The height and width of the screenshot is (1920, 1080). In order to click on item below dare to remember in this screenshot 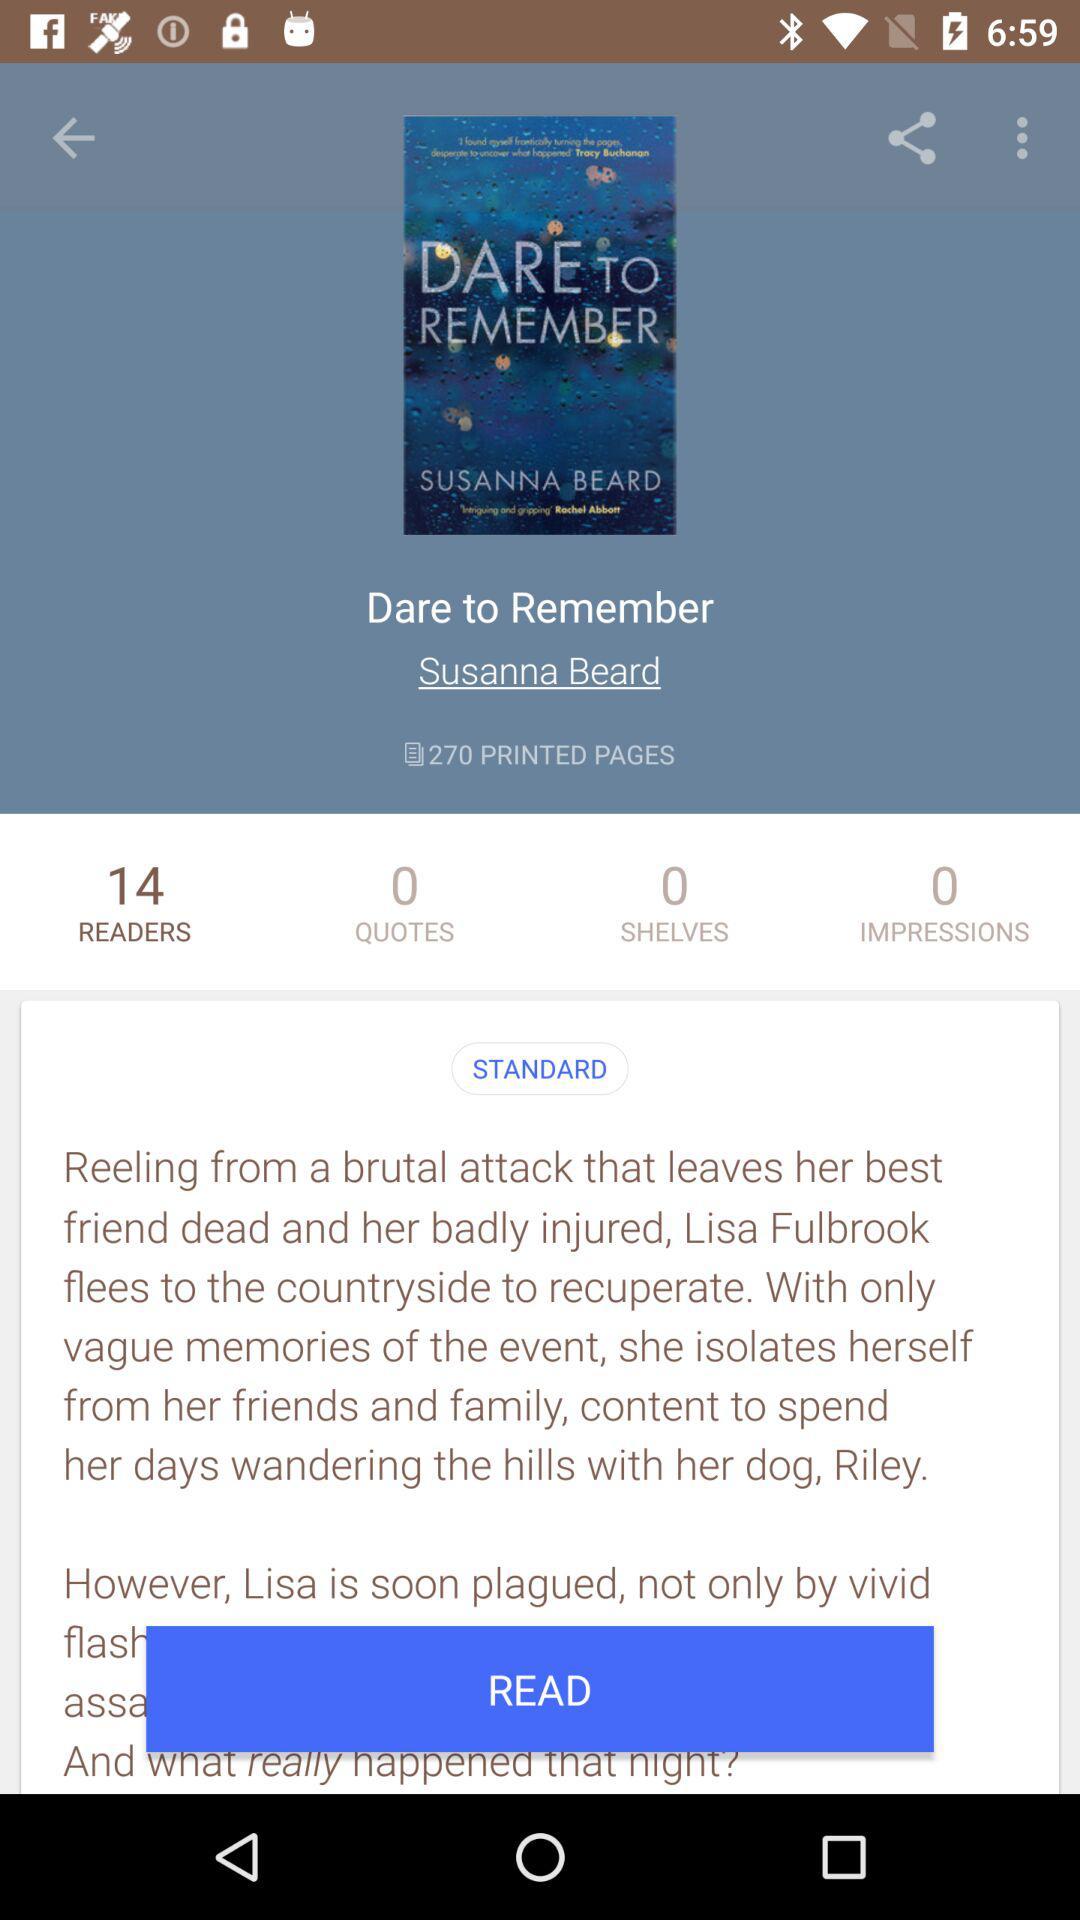, I will do `click(538, 669)`.